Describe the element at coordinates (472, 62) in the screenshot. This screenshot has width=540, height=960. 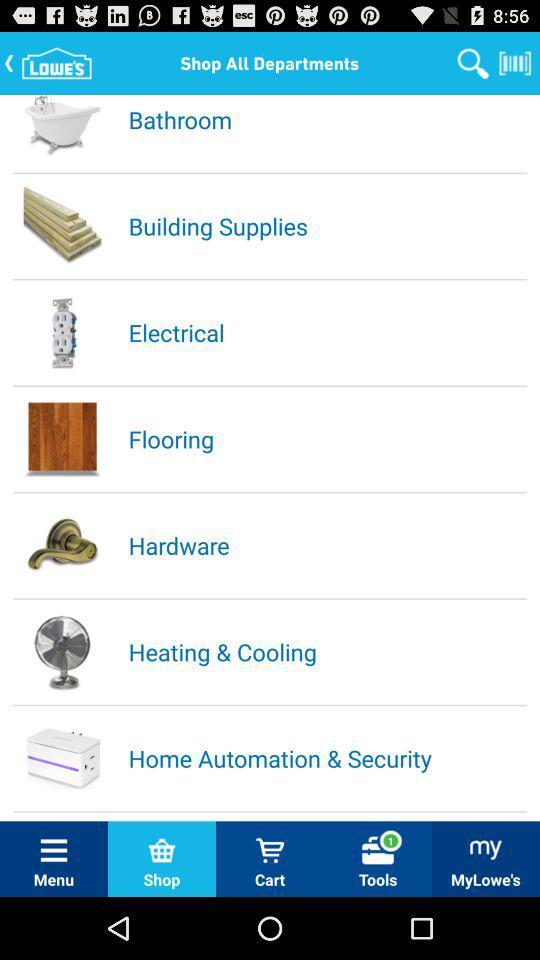
I see `the item above the bathroom app` at that location.